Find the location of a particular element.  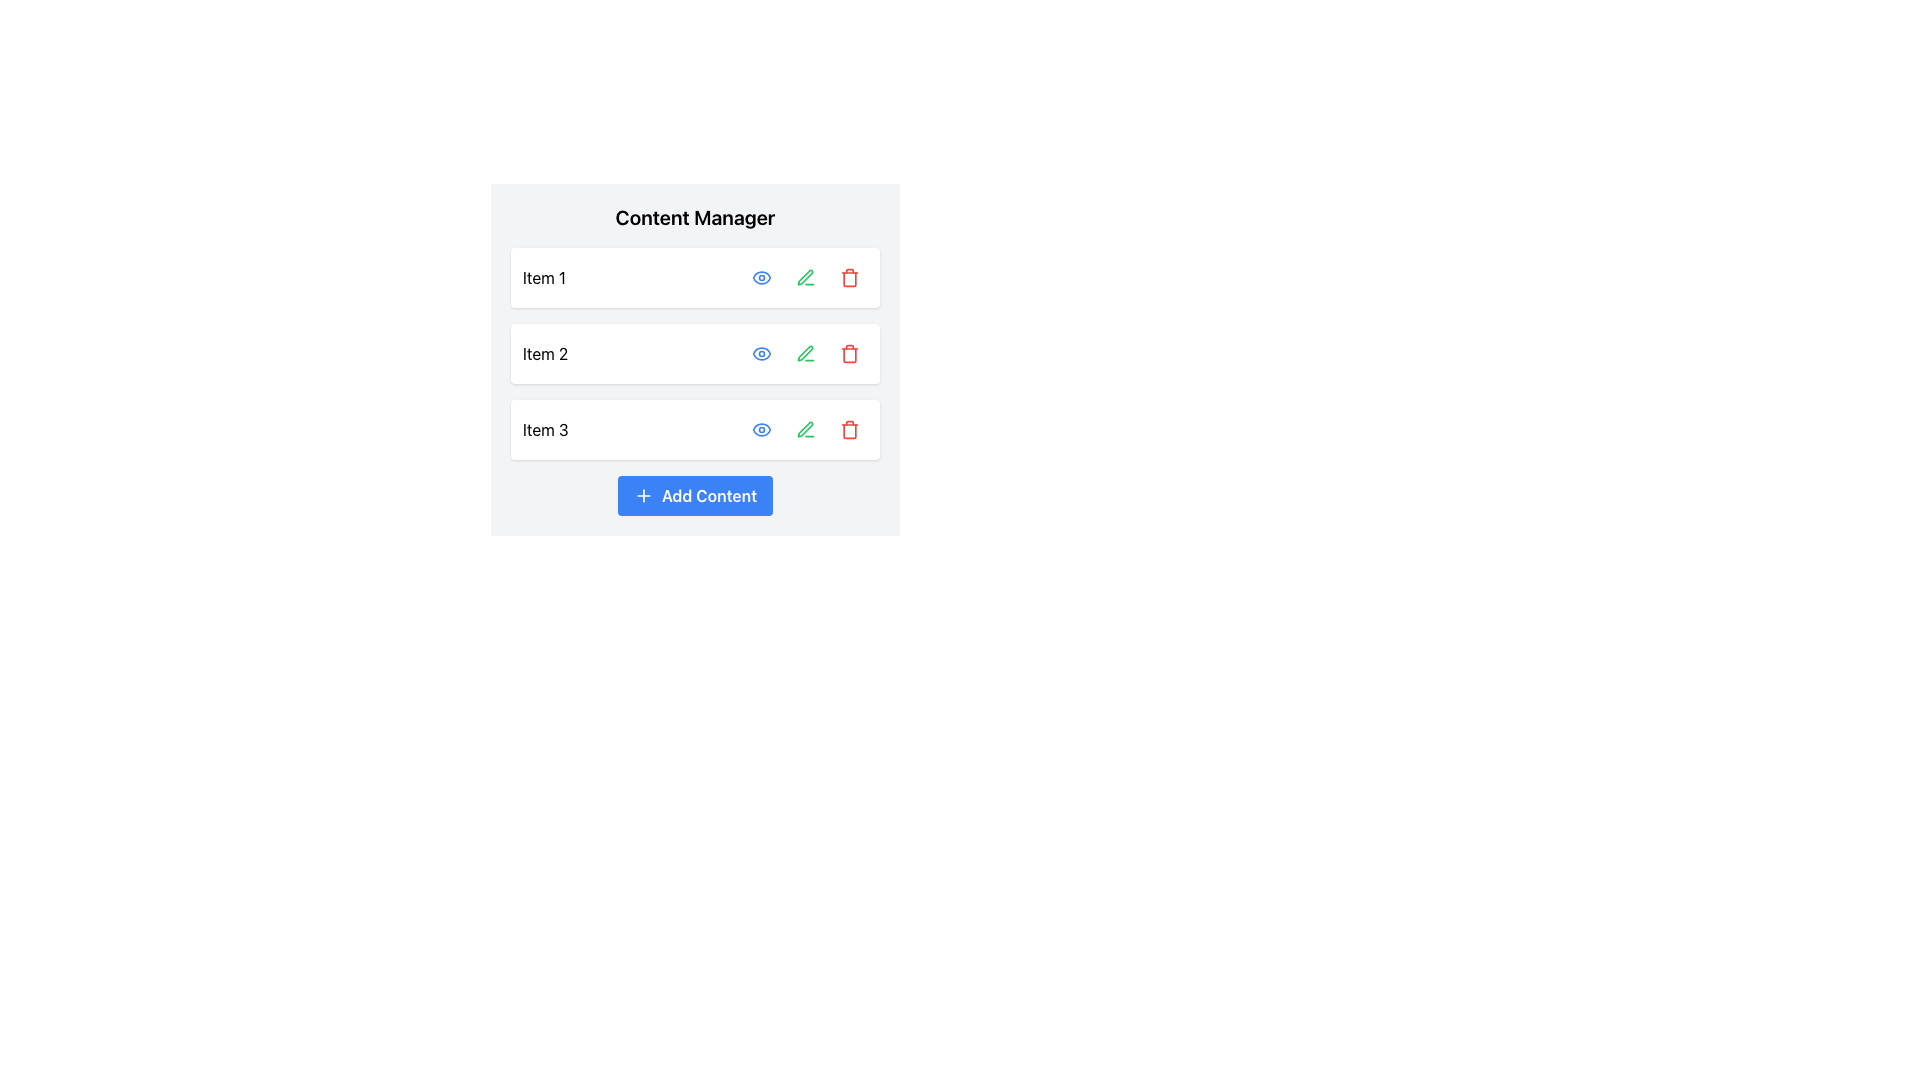

the 'Content Manager' header text, which is styled in bold and slightly larger font, positioned at the top of the section with a light gray background is located at coordinates (695, 218).